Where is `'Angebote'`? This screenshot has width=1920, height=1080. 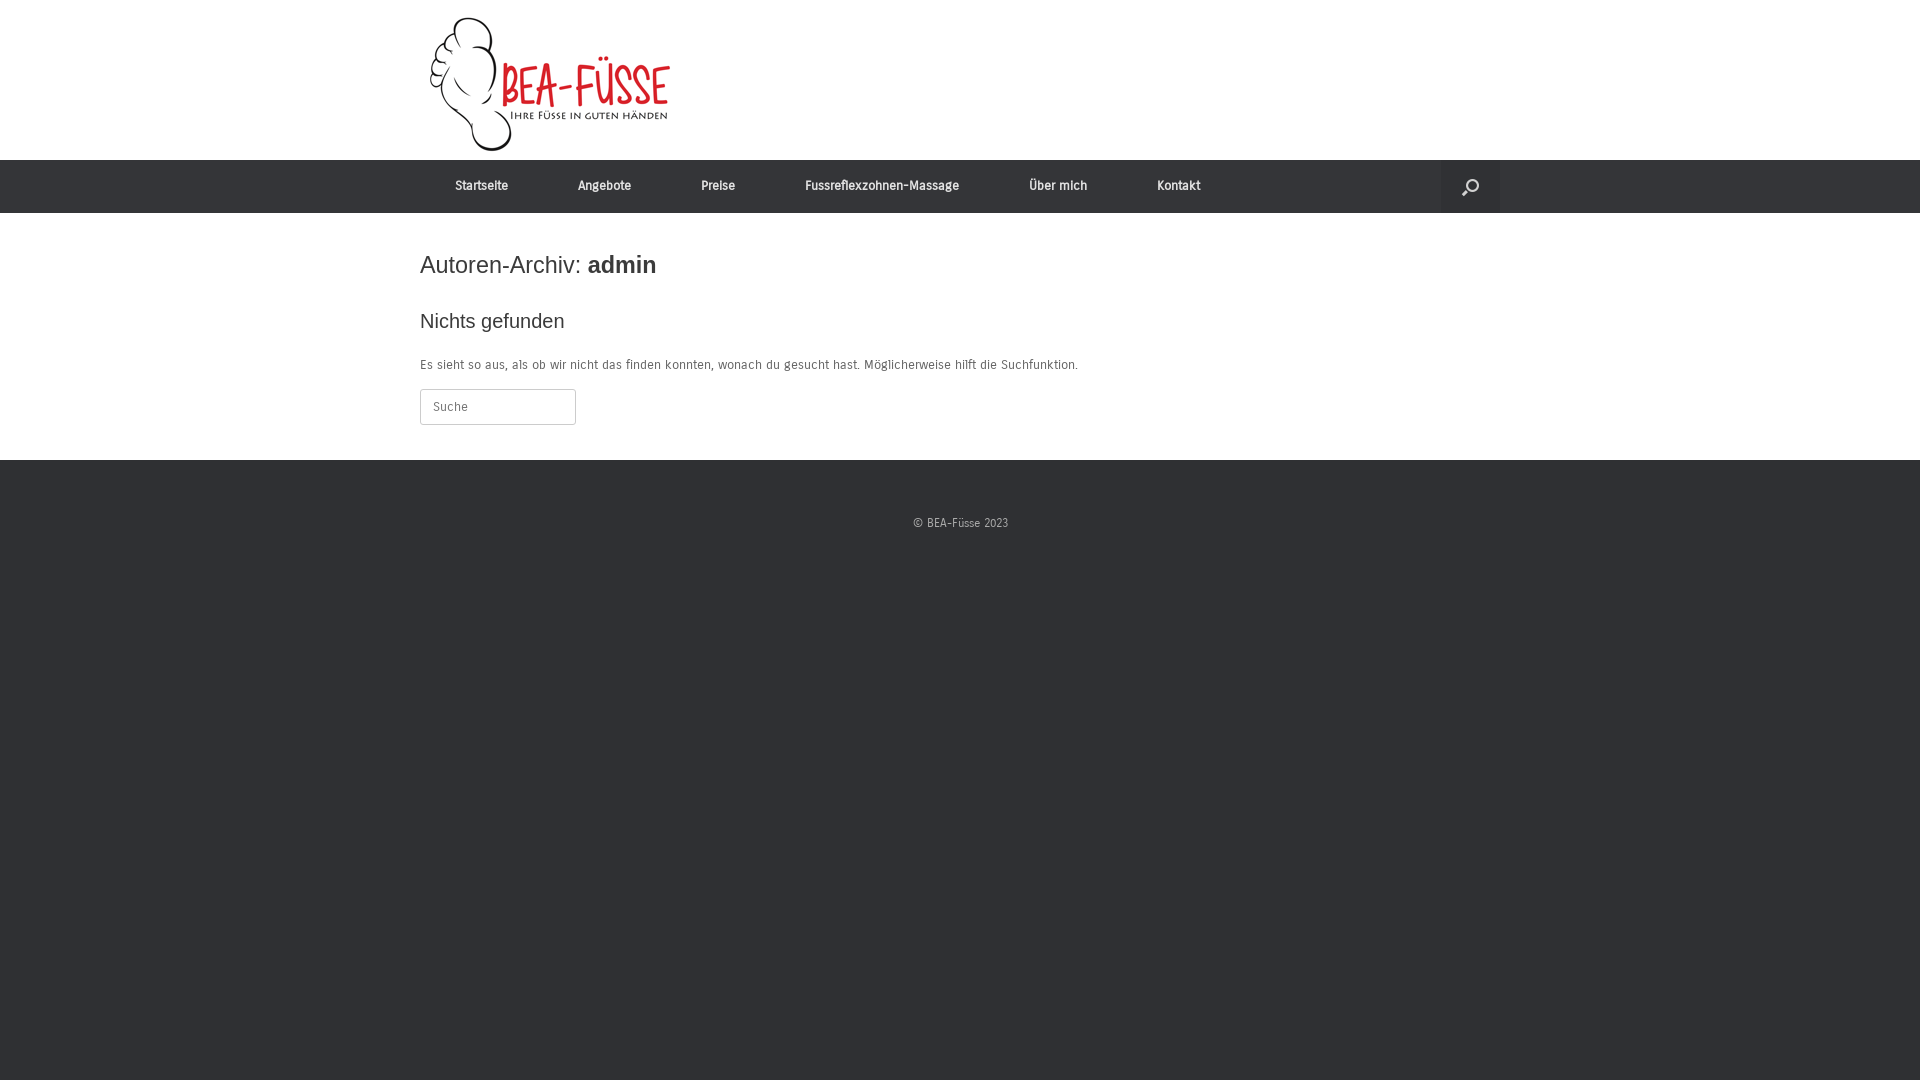
'Angebote' is located at coordinates (603, 186).